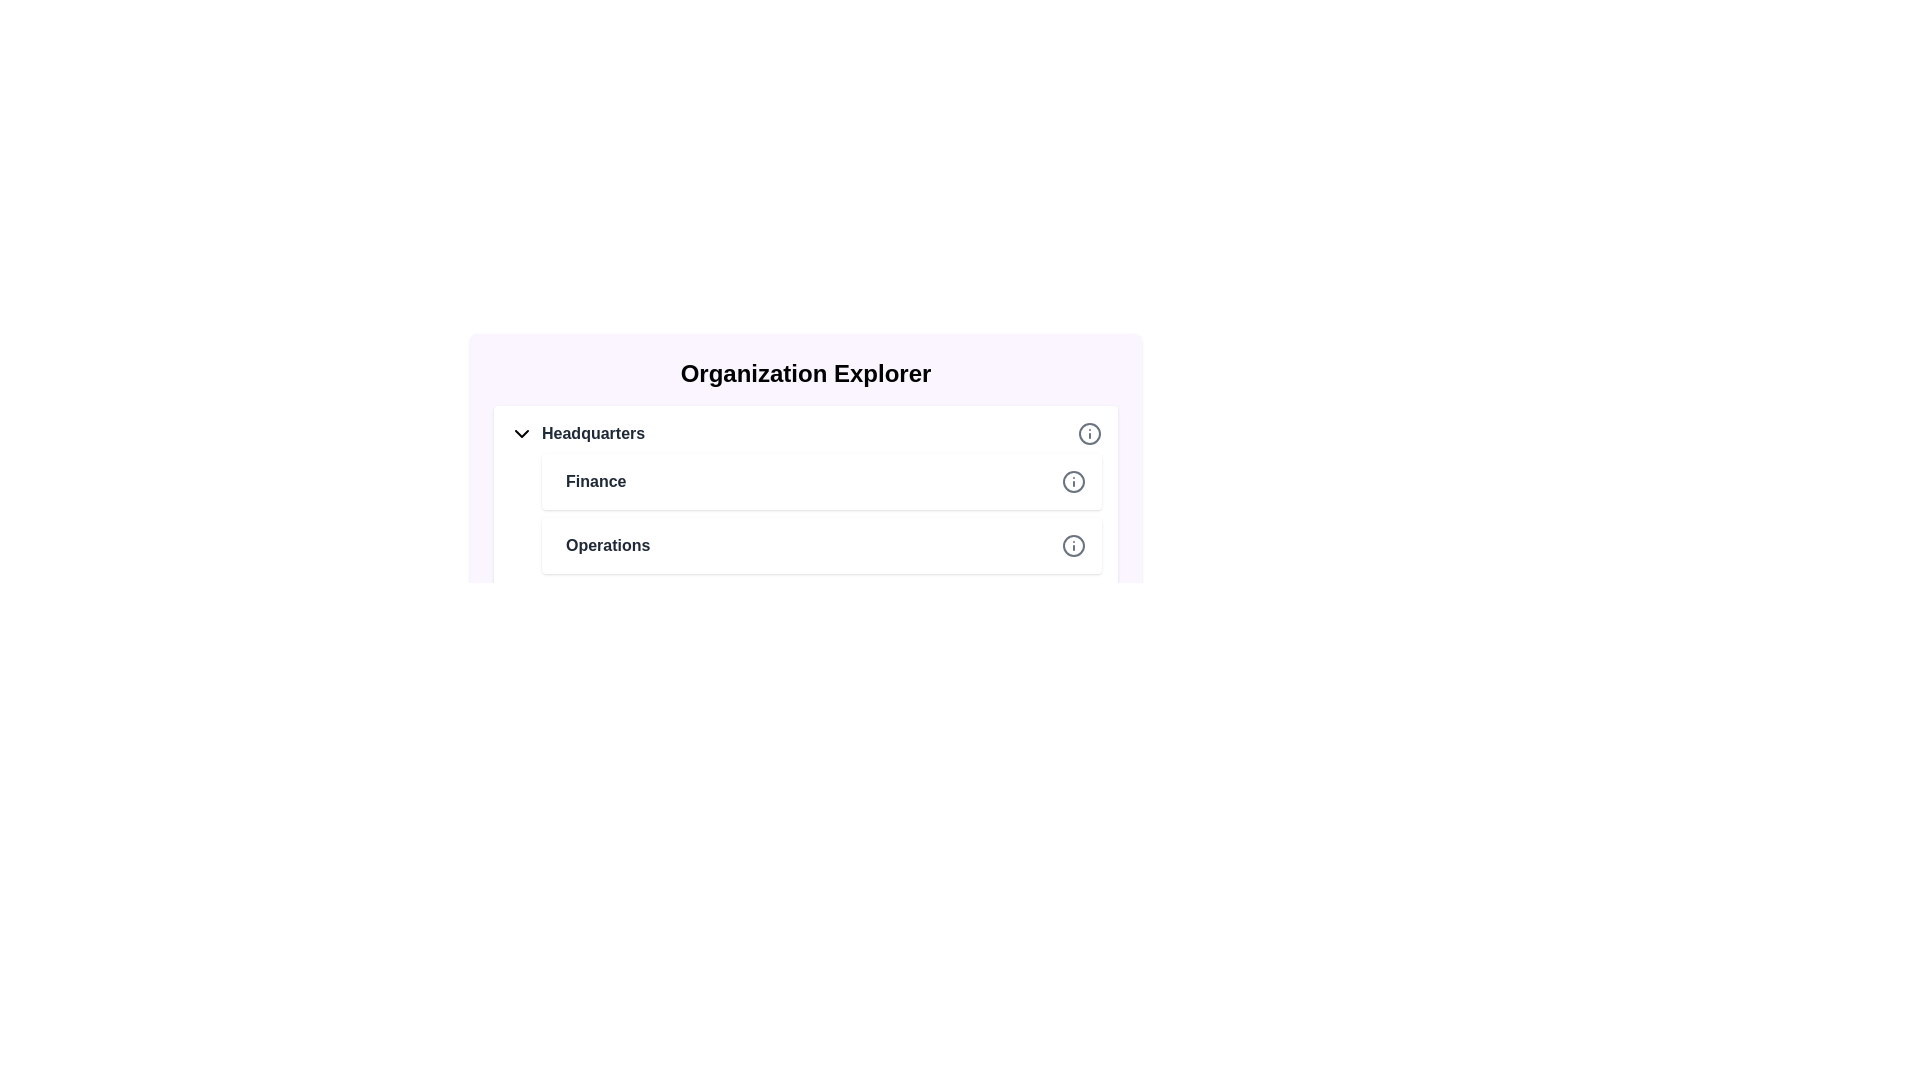 Image resolution: width=1920 pixels, height=1080 pixels. Describe the element at coordinates (821, 546) in the screenshot. I see `the list item in the navigation menu labeled 'Operations' located in the second row of the 'Headquarters' collapsible section` at that location.